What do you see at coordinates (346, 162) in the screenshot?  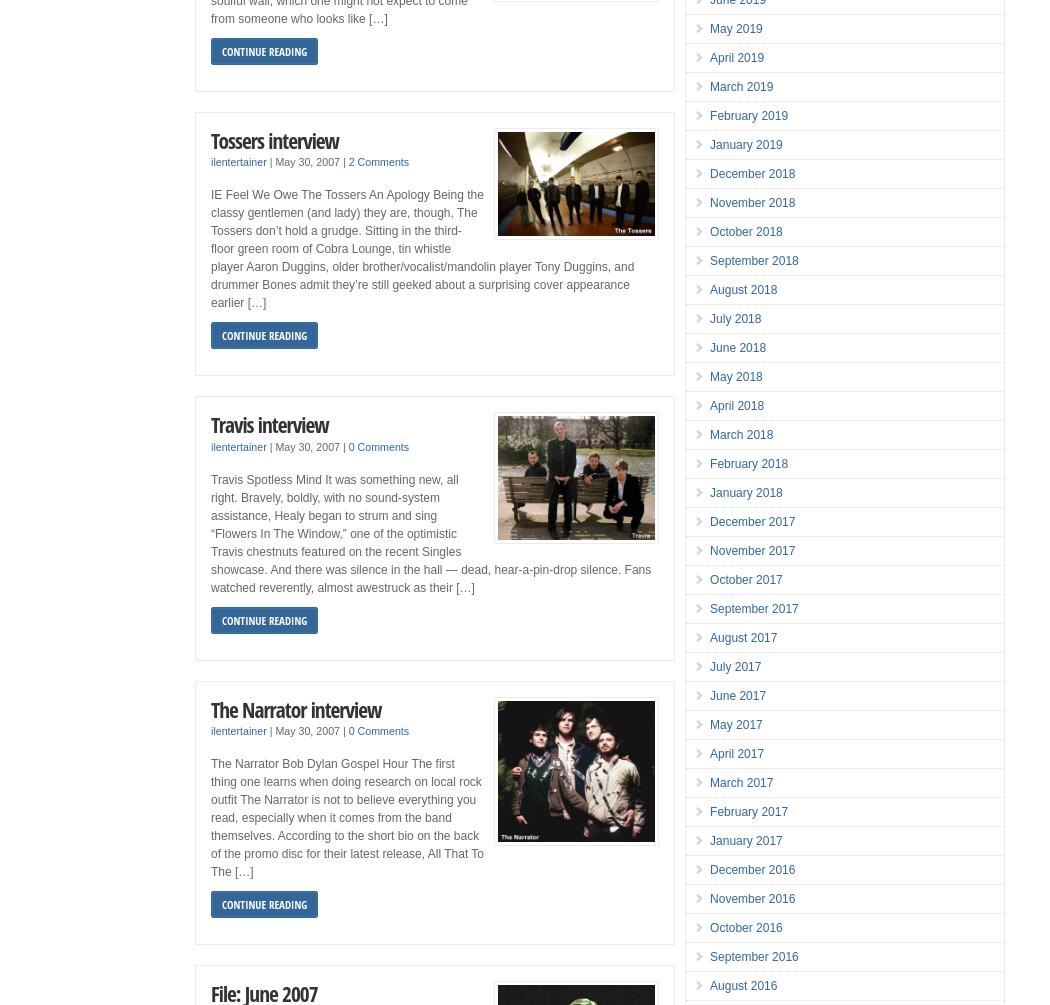 I see `'2 Comments'` at bounding box center [346, 162].